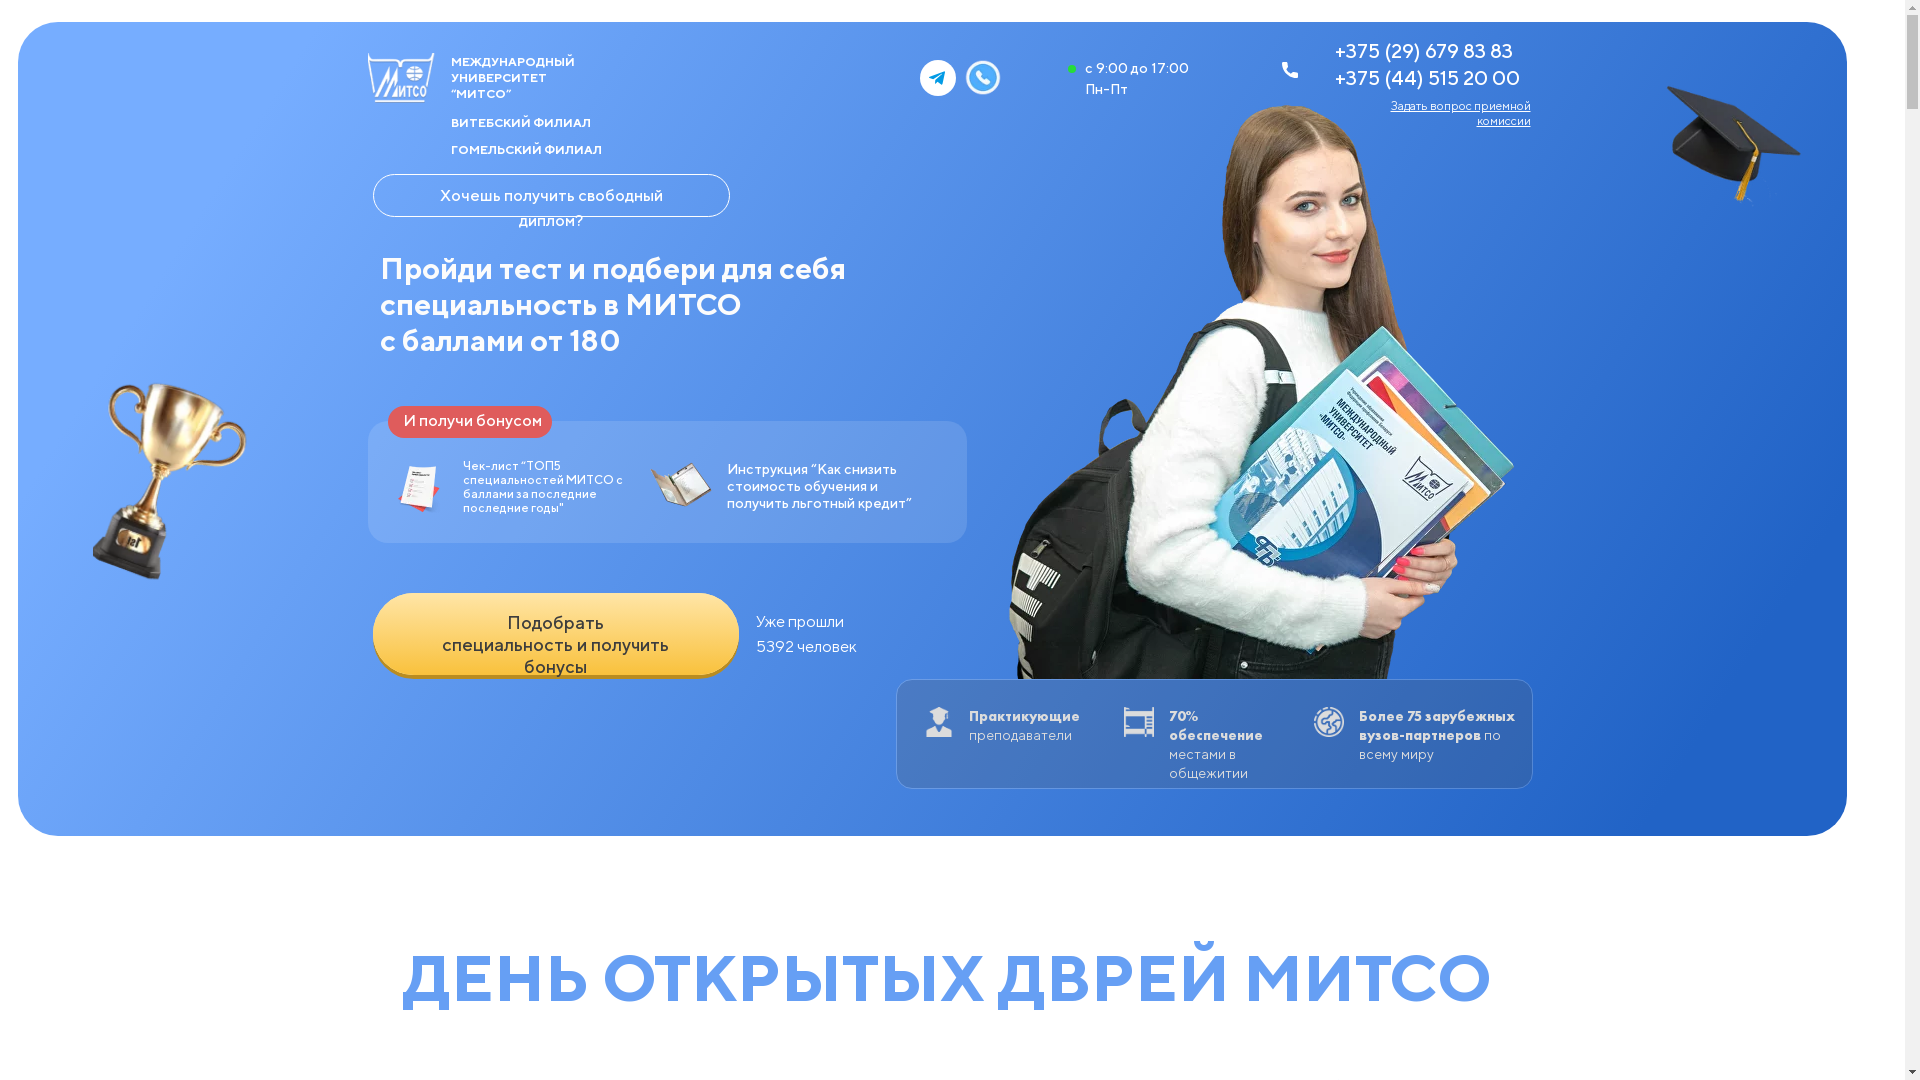 This screenshot has height=1080, width=1920. Describe the element at coordinates (1421, 49) in the screenshot. I see `'+375 (29) 679 83 83'` at that location.